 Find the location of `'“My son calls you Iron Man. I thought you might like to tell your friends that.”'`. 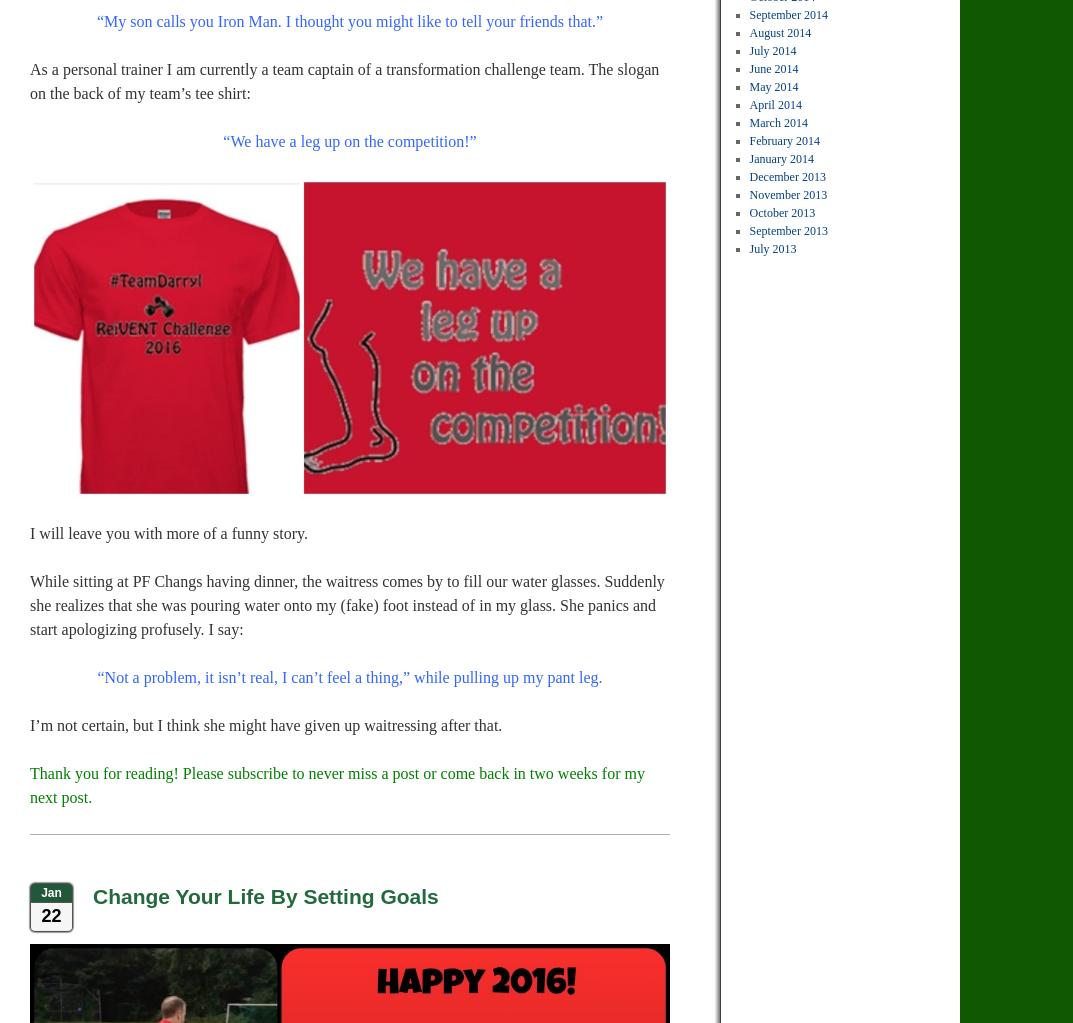

'“My son calls you Iron Man. I thought you might like to tell your friends that.”' is located at coordinates (349, 21).